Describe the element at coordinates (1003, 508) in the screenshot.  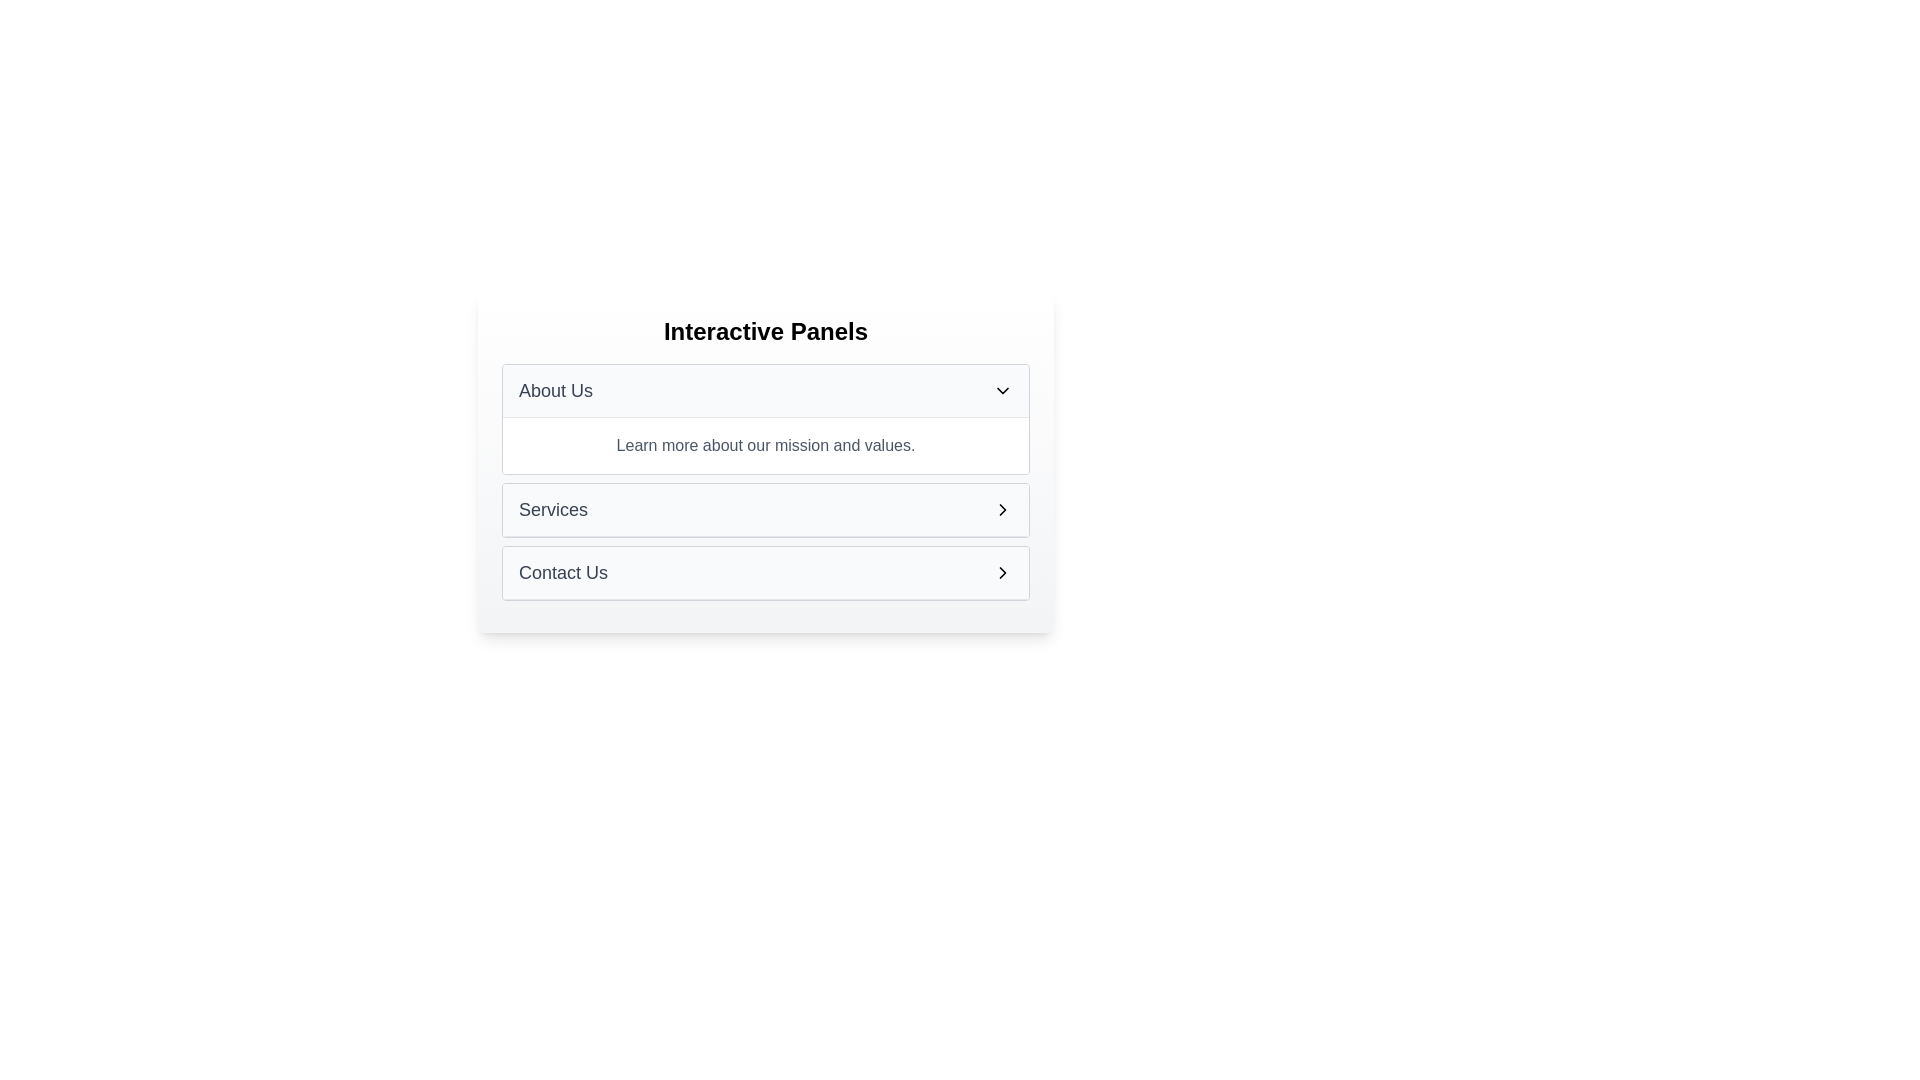
I see `the rightward pointing chevron icon with a black stroke, located at the far right end of the 'Services' row` at that location.